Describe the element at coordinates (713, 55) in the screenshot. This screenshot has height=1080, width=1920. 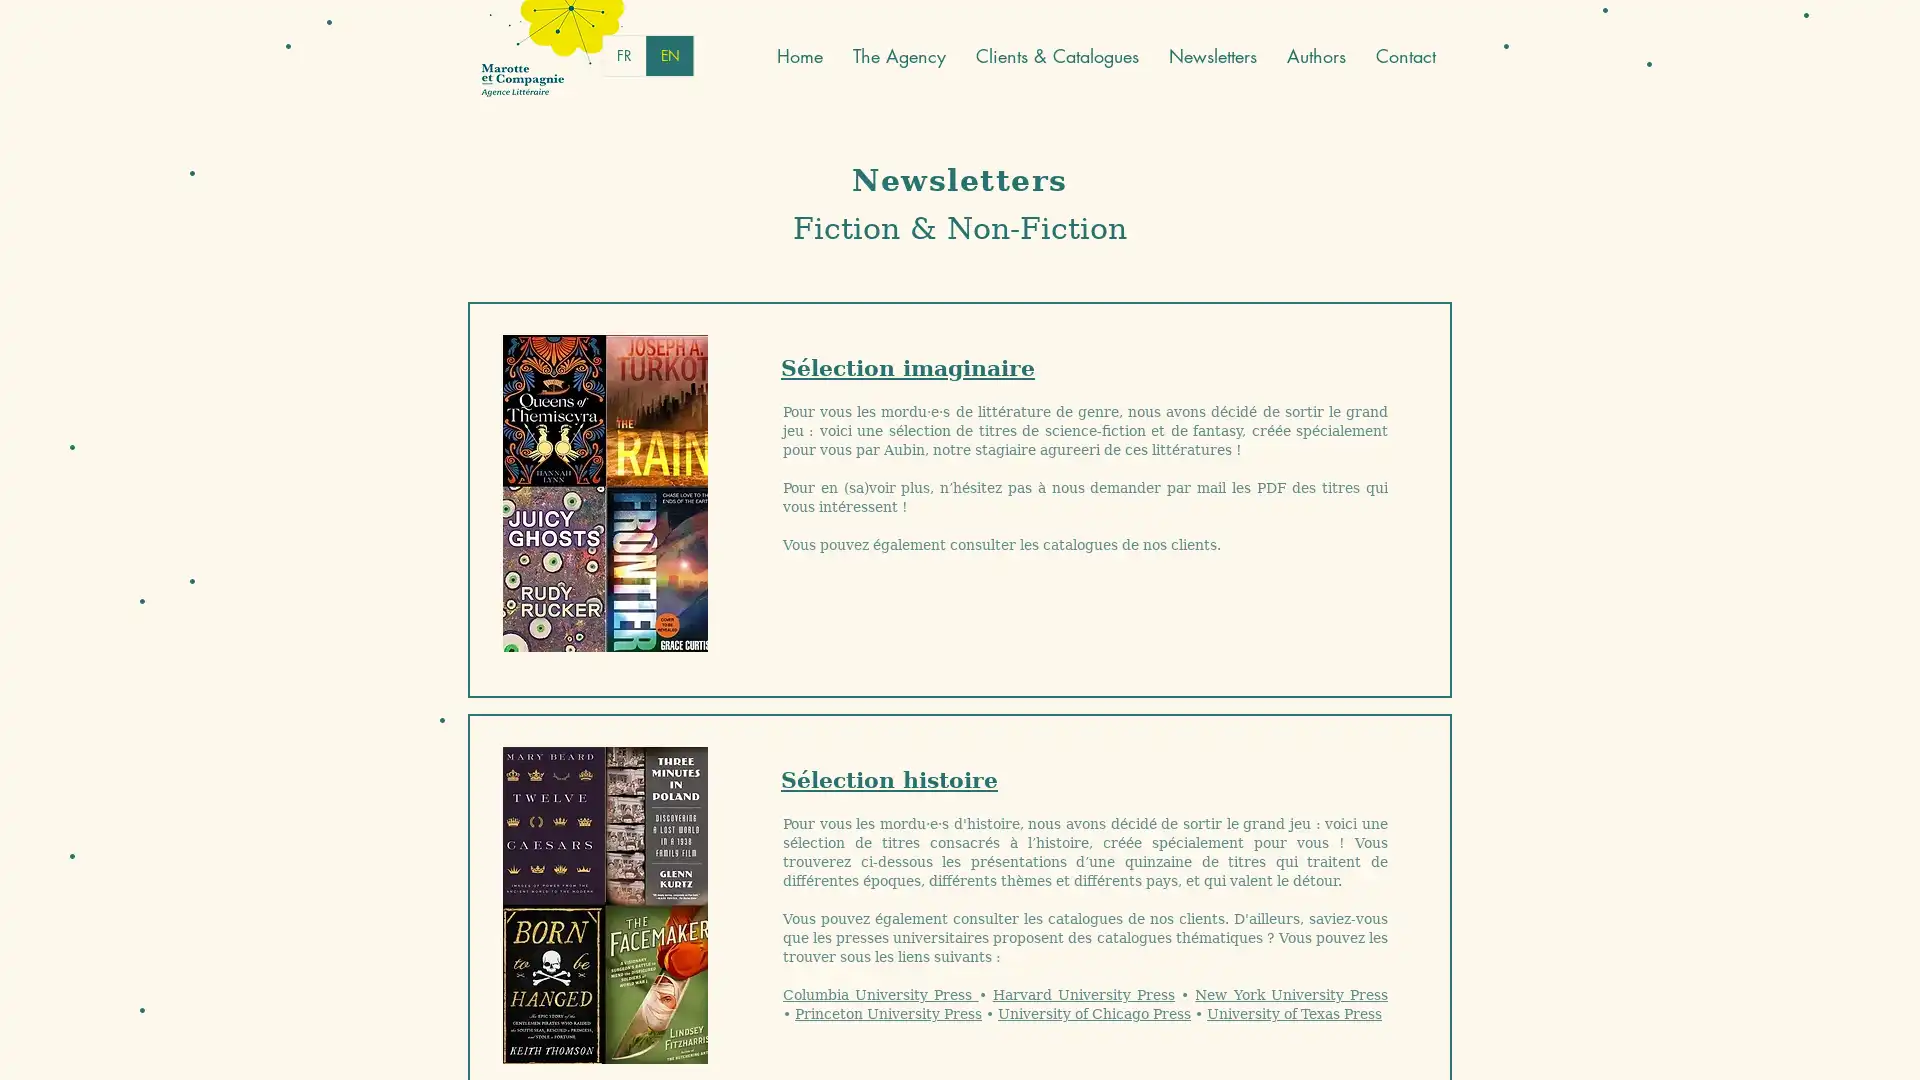
I see `English` at that location.